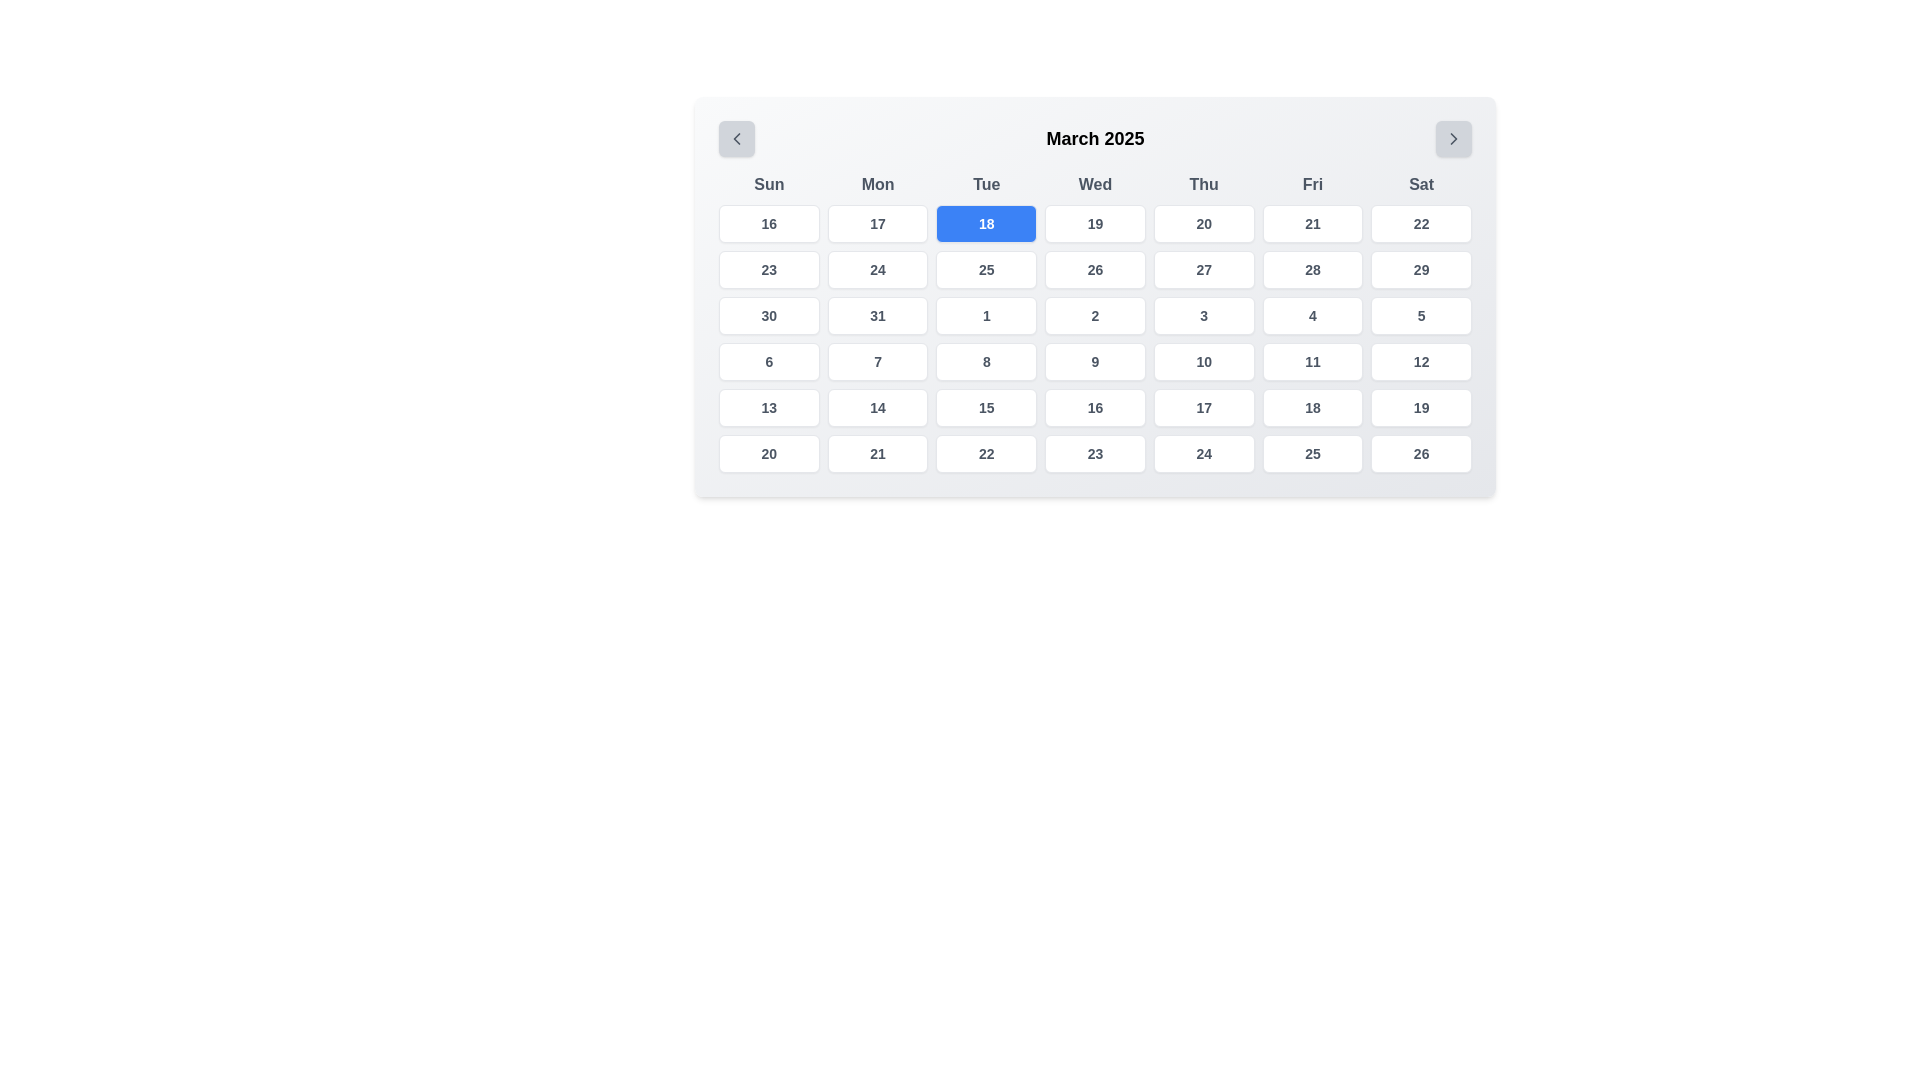  I want to click on the calendar button displaying the digit '7' located in the second column of the fifth row under the header 'Mon', so click(878, 362).